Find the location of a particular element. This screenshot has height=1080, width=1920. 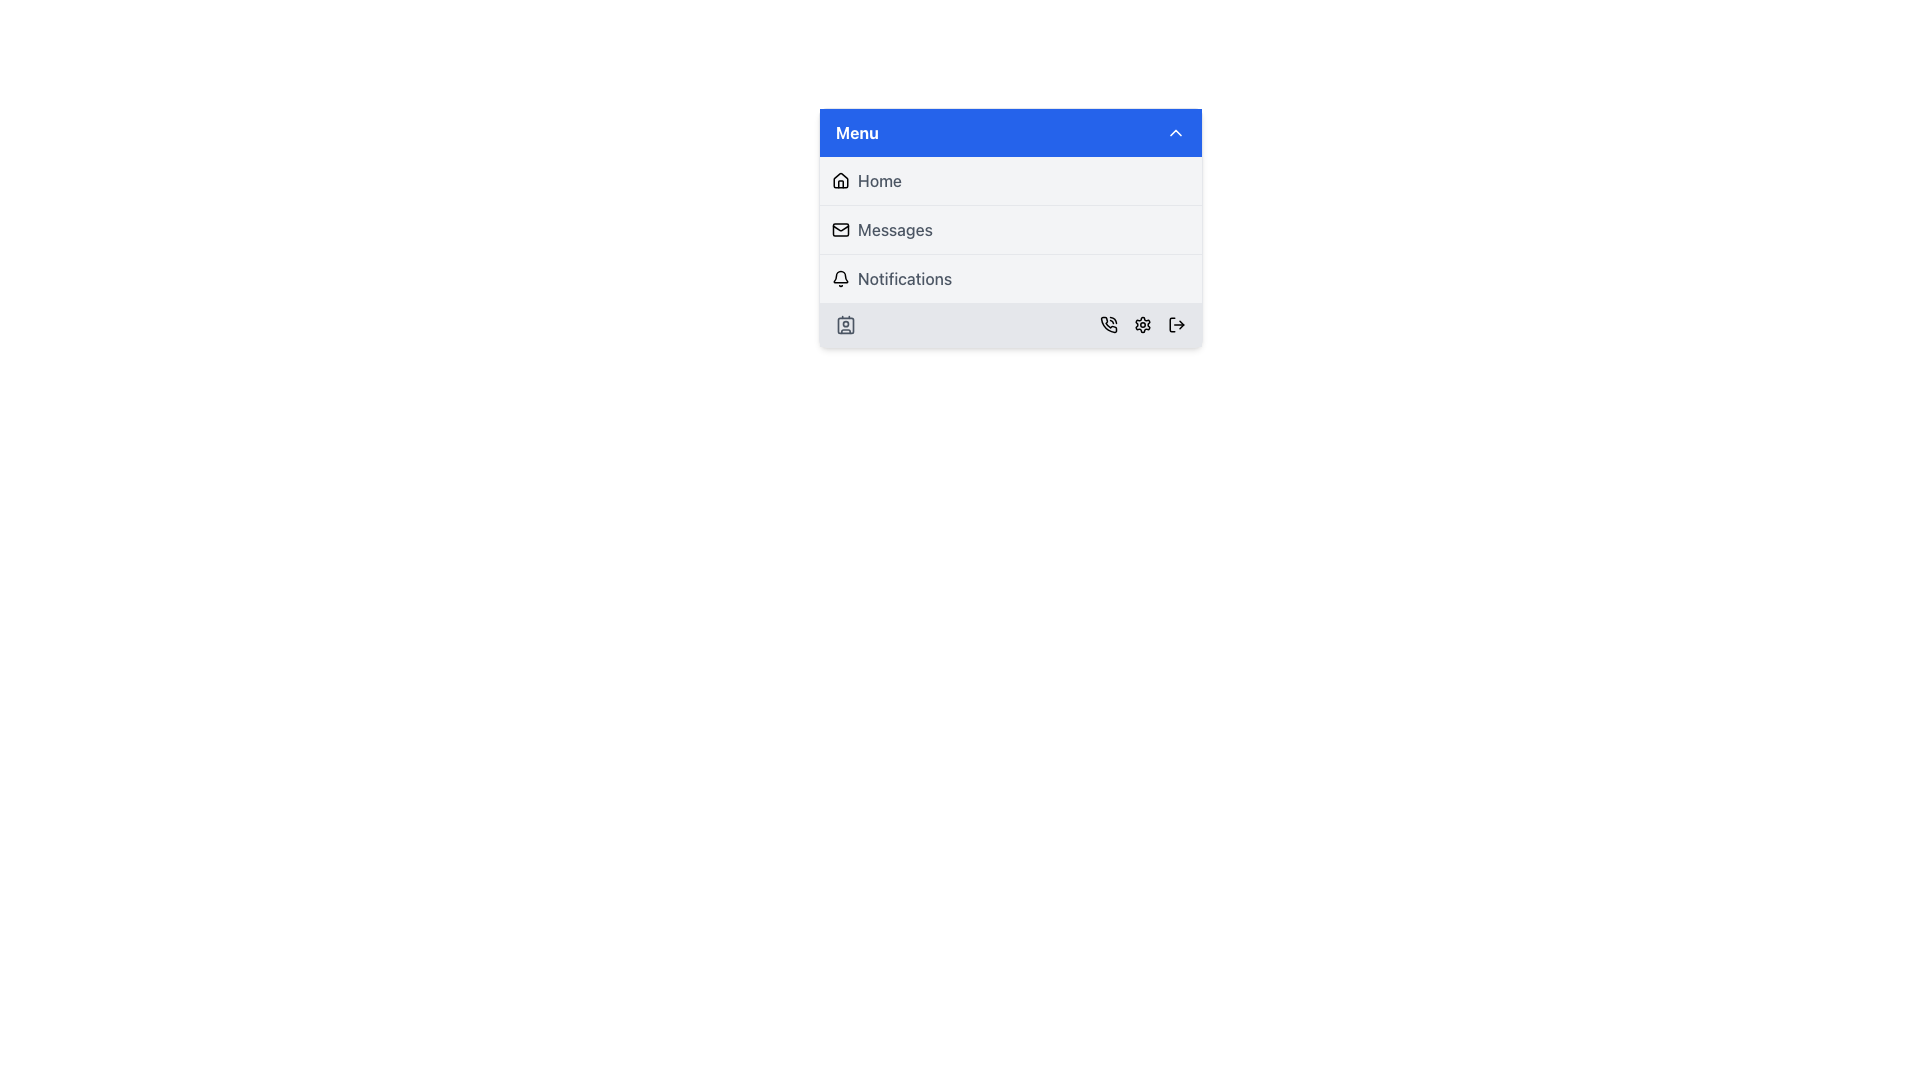

the upward-pointing chevron icon button located in the top-right corner of the blue-colored navigation bar labeled 'Menu.' is located at coordinates (1176, 132).